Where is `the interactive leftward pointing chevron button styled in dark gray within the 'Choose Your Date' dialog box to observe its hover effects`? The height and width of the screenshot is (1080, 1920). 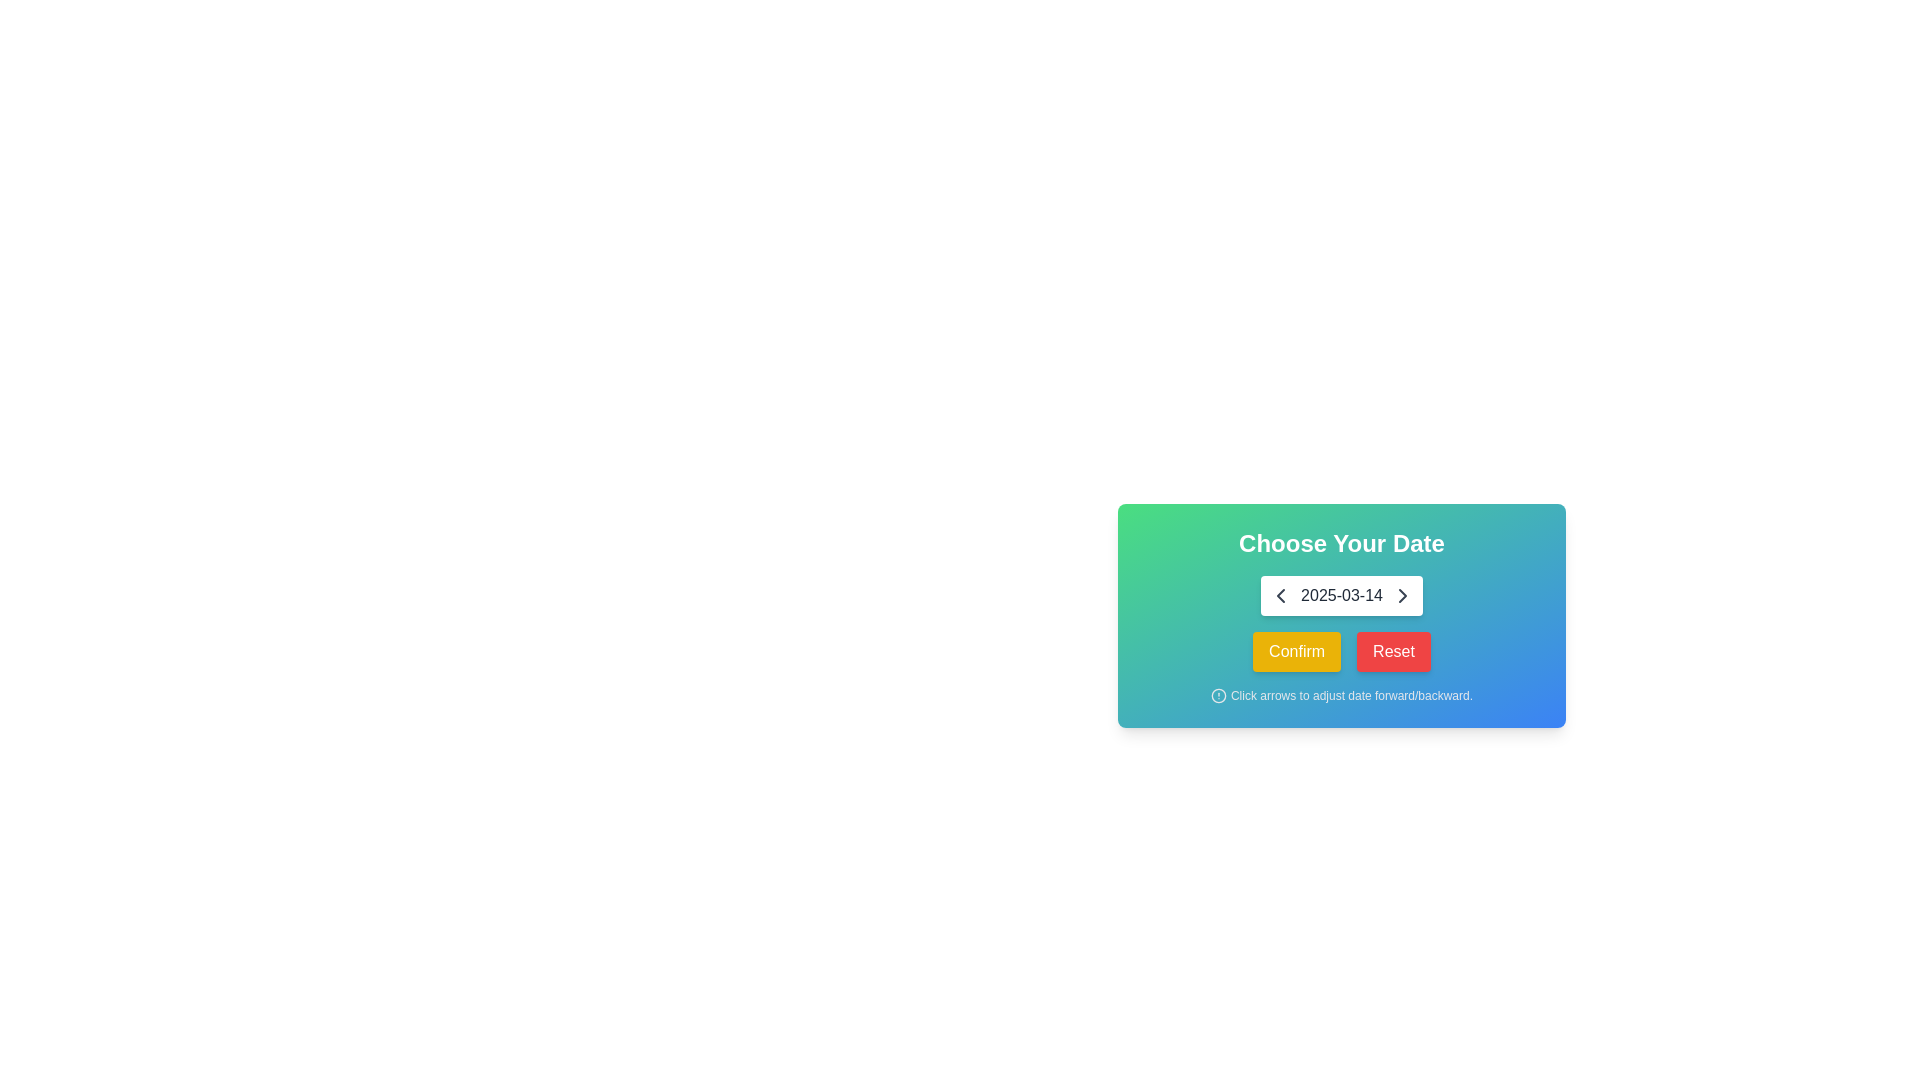
the interactive leftward pointing chevron button styled in dark gray within the 'Choose Your Date' dialog box to observe its hover effects is located at coordinates (1281, 595).